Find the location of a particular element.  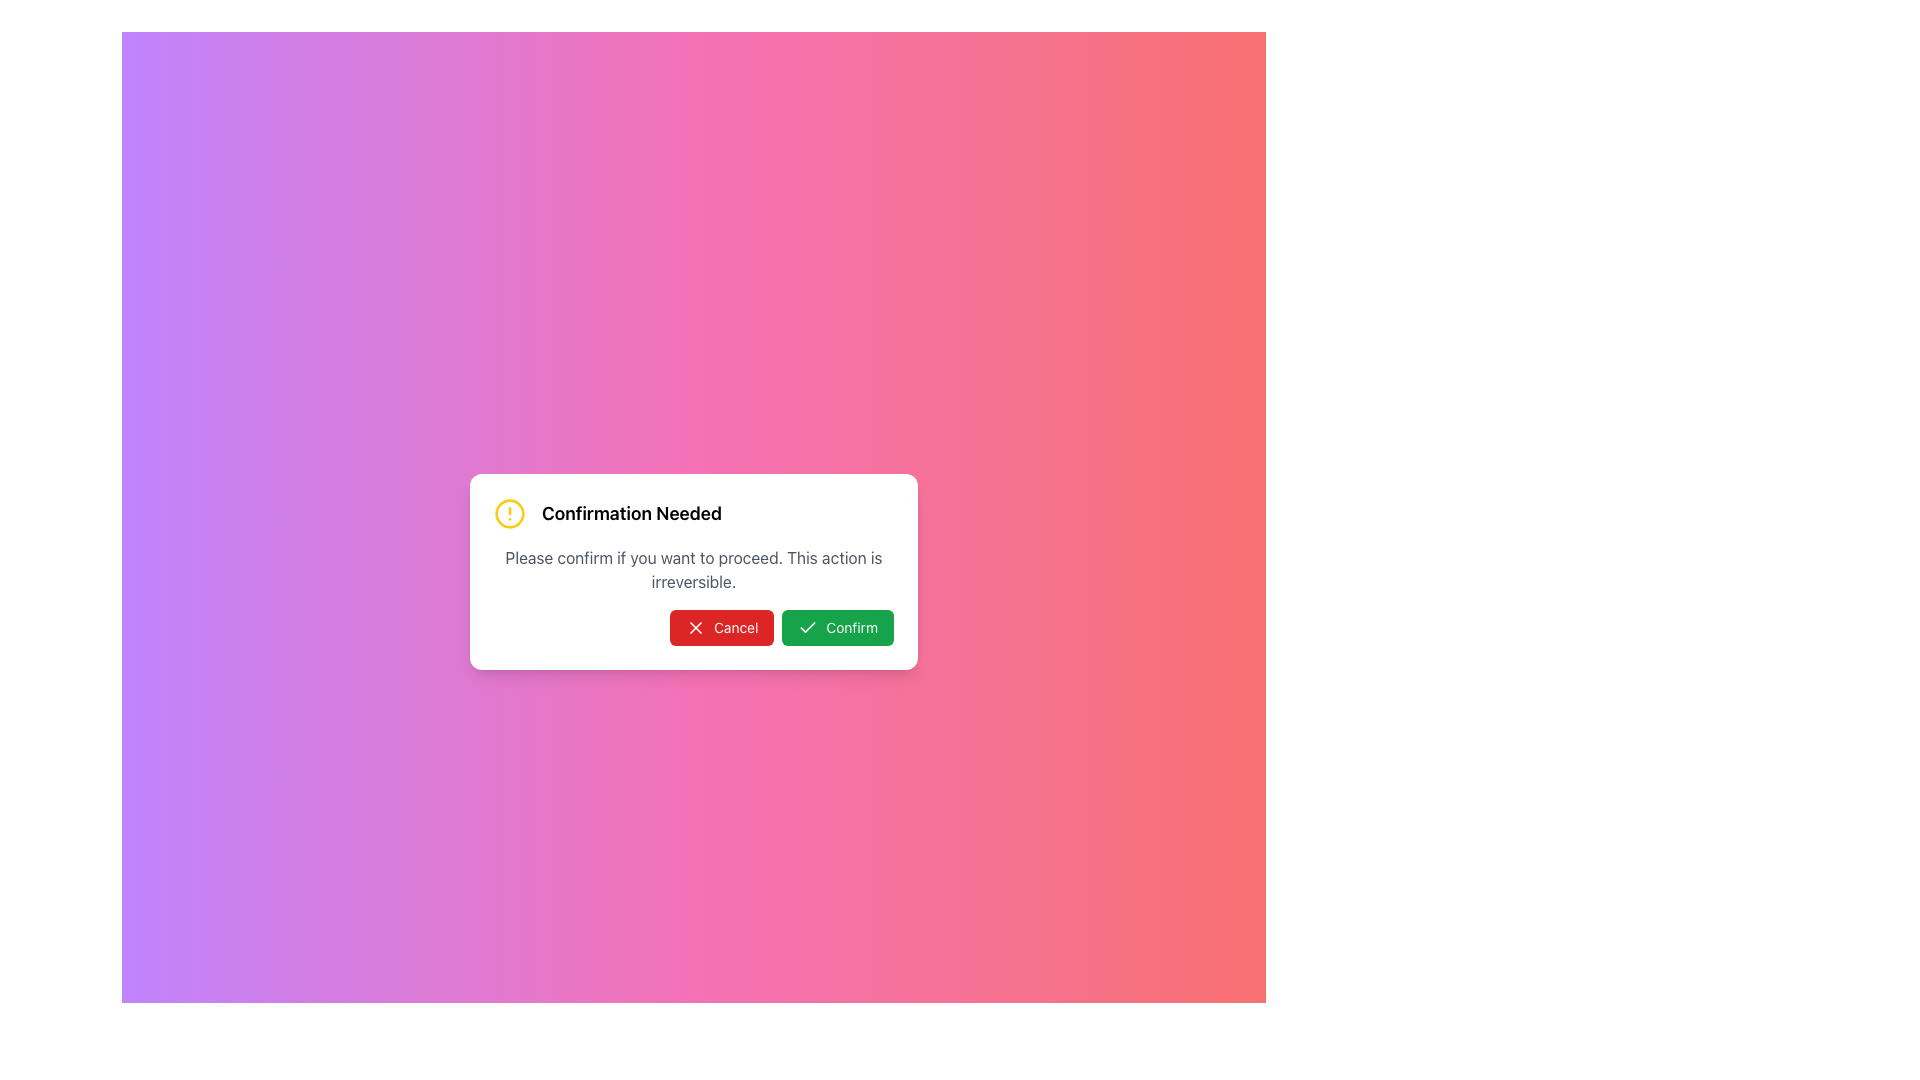

the 'Confirmation Needed' text with a yellow alert icon located at the top of the dialog box is located at coordinates (694, 512).